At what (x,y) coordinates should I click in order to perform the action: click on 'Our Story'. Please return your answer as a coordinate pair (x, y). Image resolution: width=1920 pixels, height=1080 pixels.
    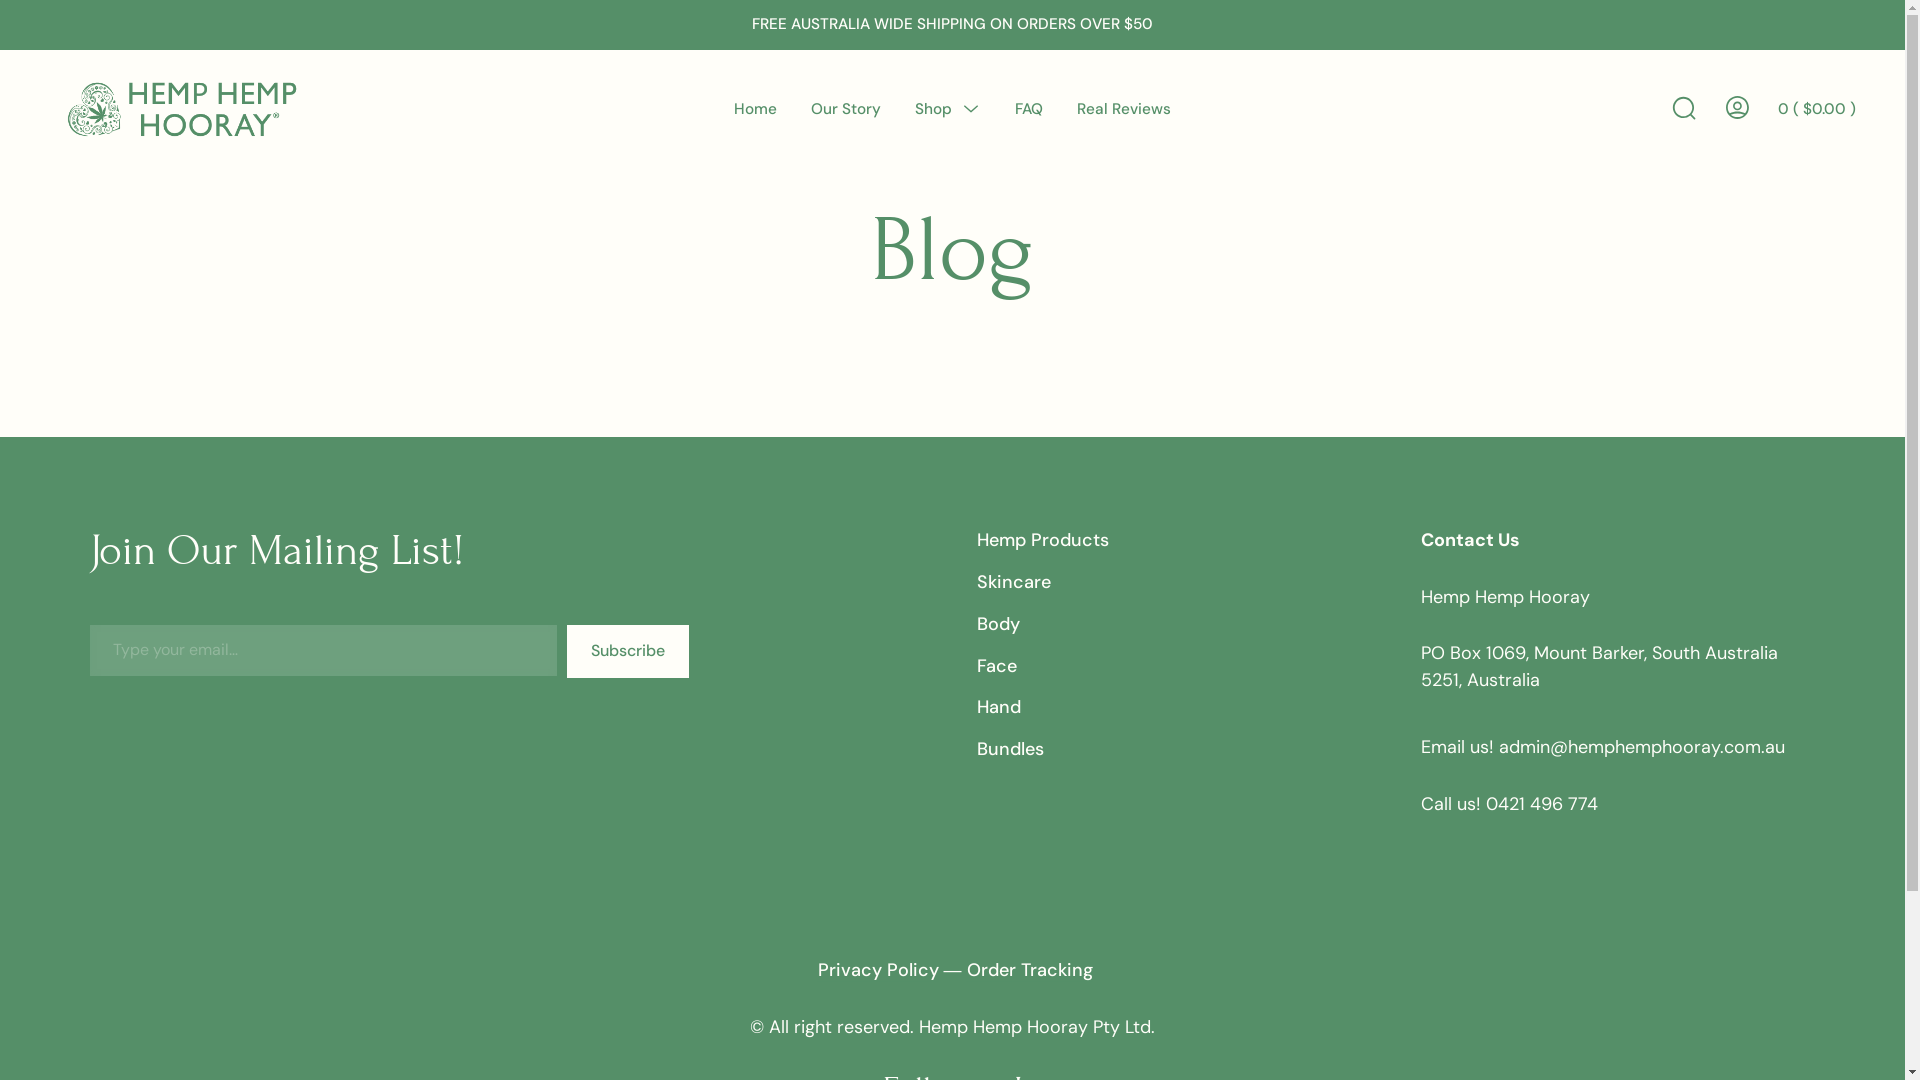
    Looking at the image, I should click on (845, 108).